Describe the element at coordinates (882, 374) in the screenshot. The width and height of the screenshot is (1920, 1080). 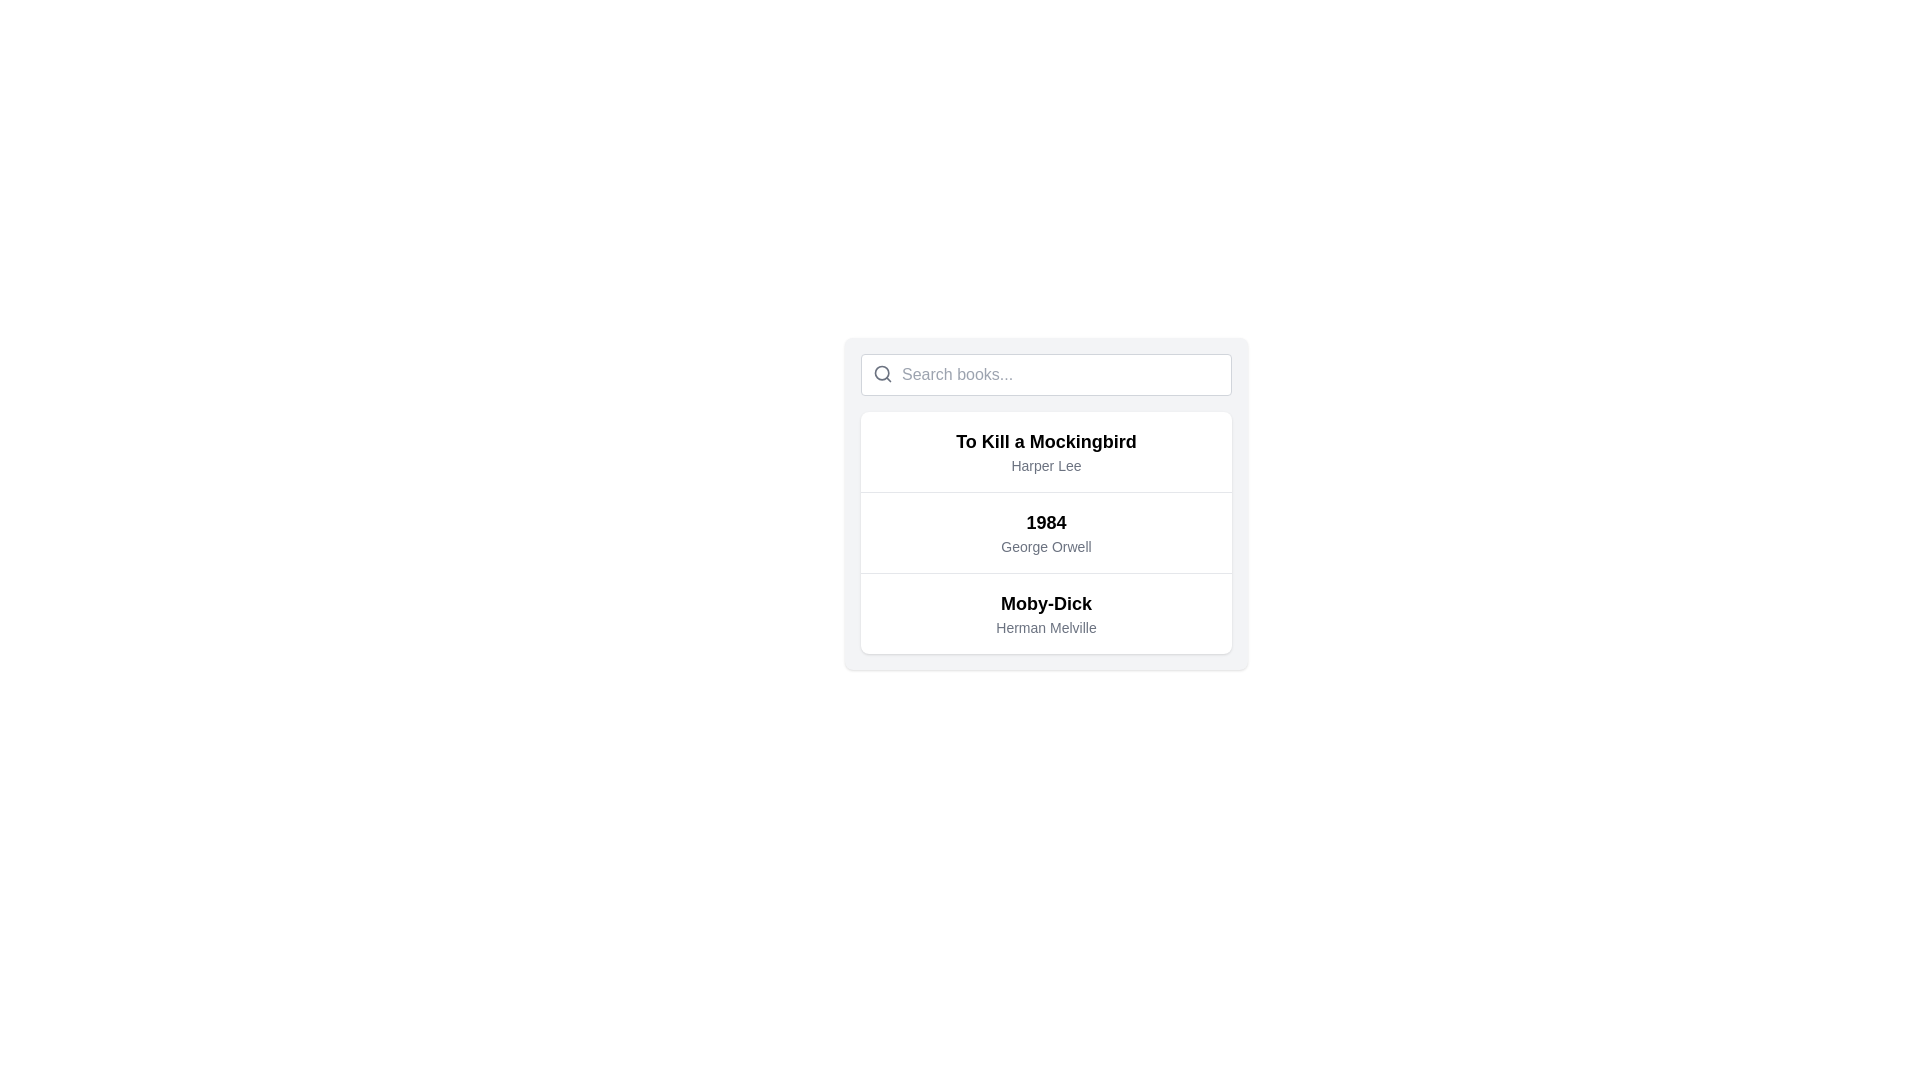
I see `the search icon SVG located on the left side of the text input area, which signifies a search tool` at that location.